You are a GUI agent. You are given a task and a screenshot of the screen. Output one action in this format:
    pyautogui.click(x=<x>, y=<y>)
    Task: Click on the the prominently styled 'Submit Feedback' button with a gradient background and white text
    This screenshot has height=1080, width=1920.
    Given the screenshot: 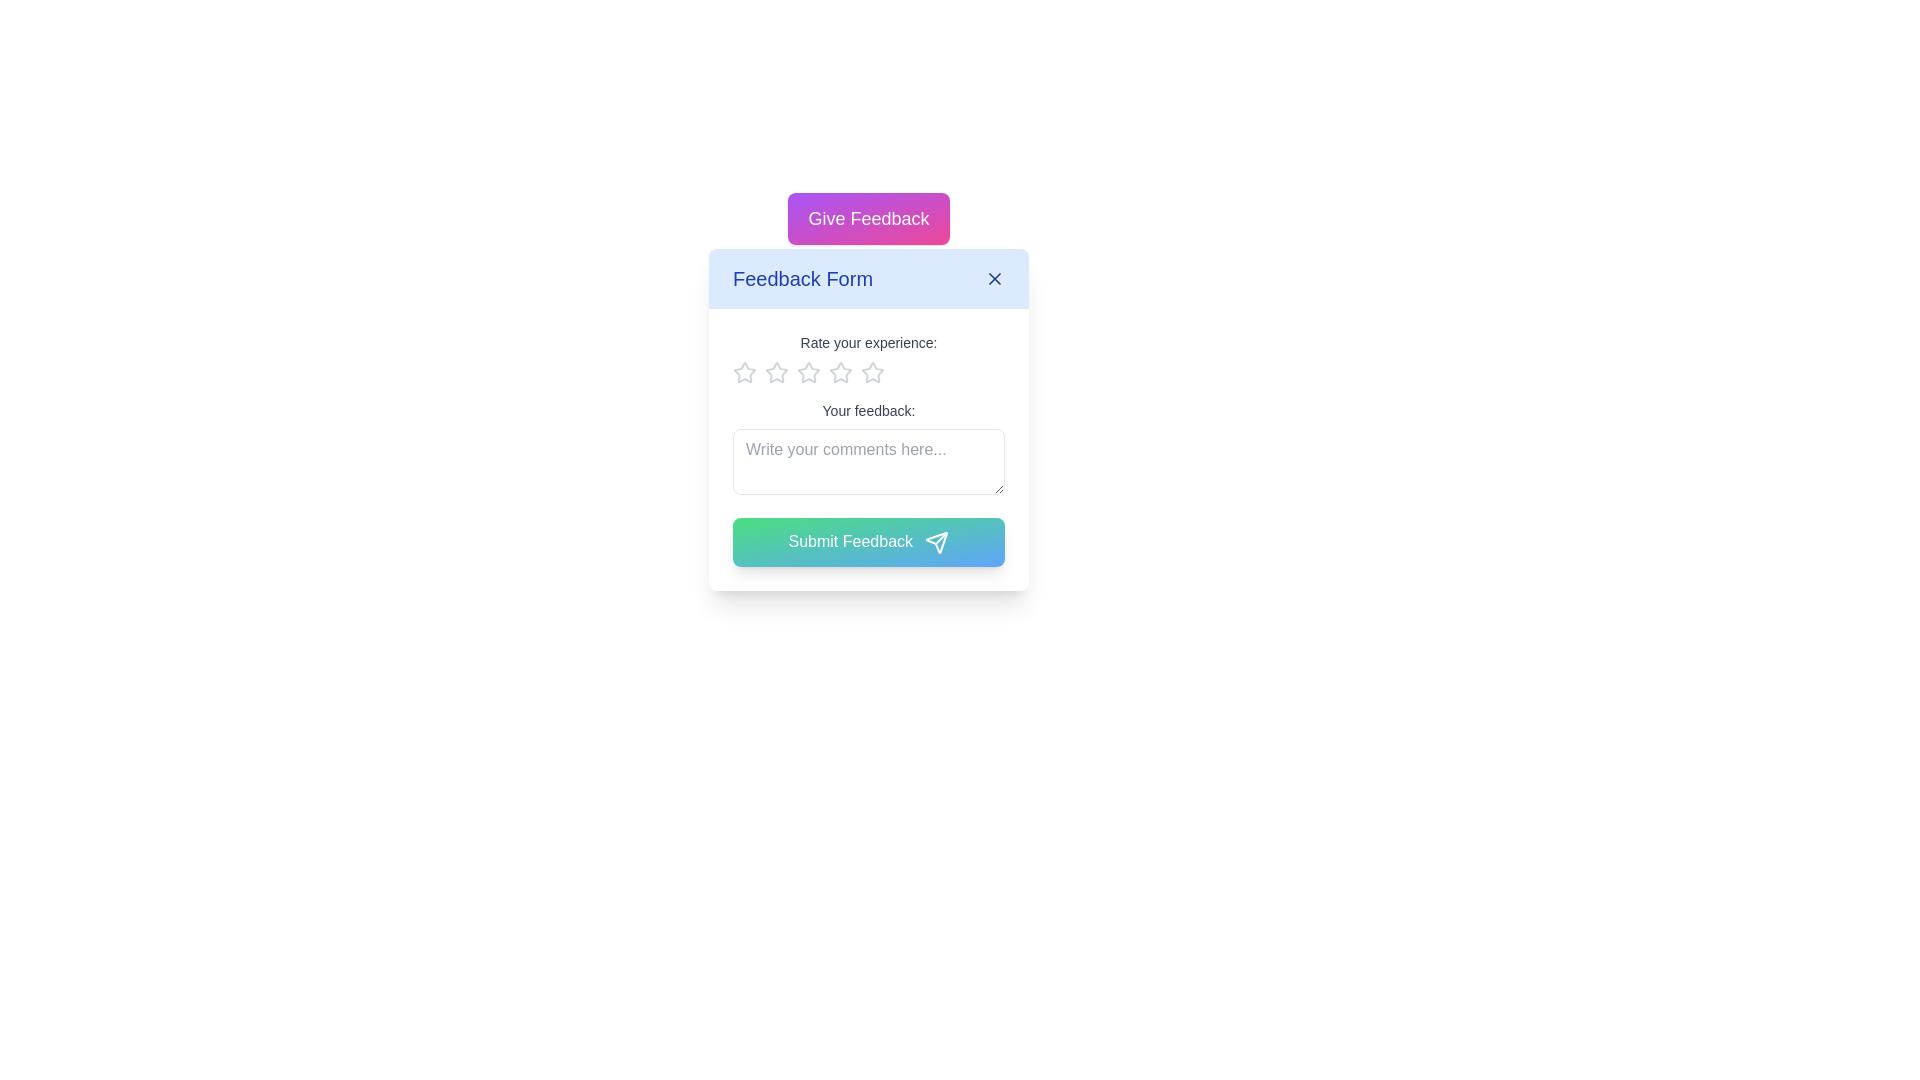 What is the action you would take?
    pyautogui.click(x=868, y=542)
    